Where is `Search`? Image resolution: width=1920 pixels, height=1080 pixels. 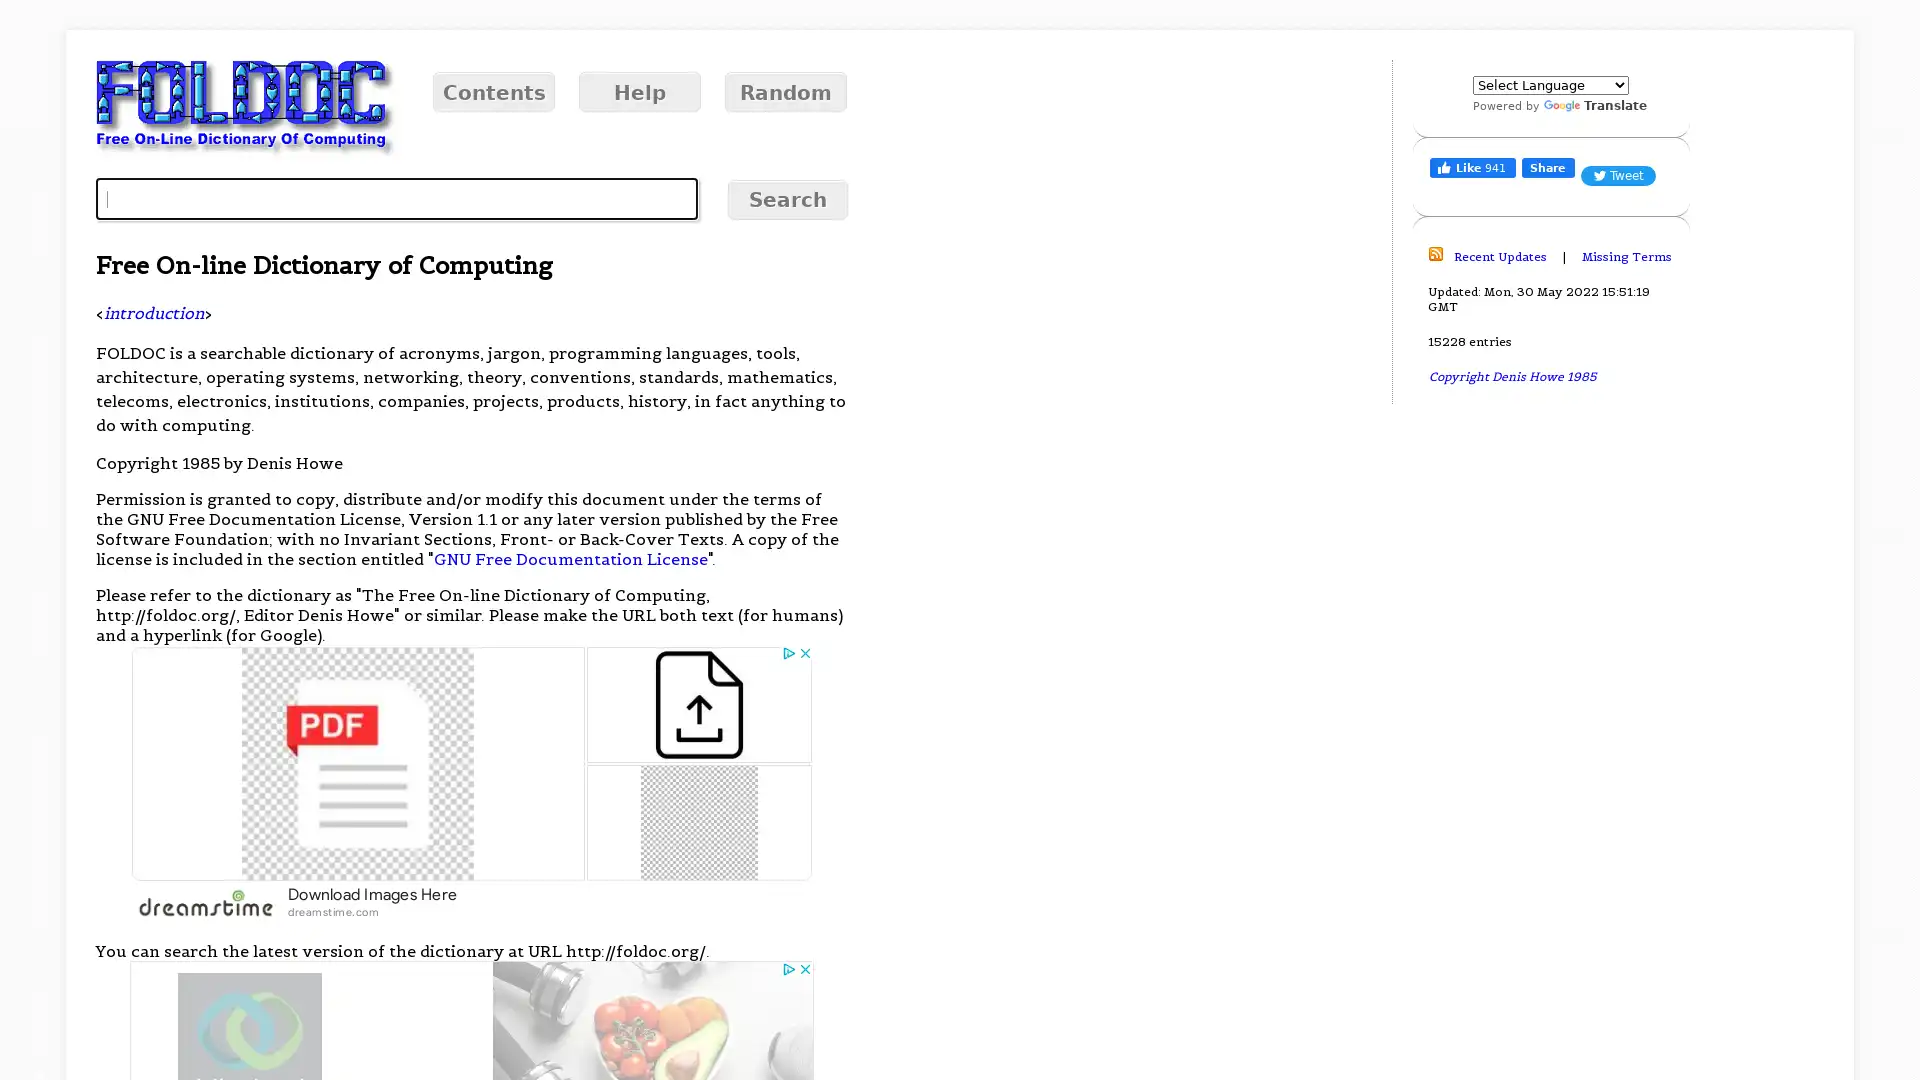
Search is located at coordinates (786, 200).